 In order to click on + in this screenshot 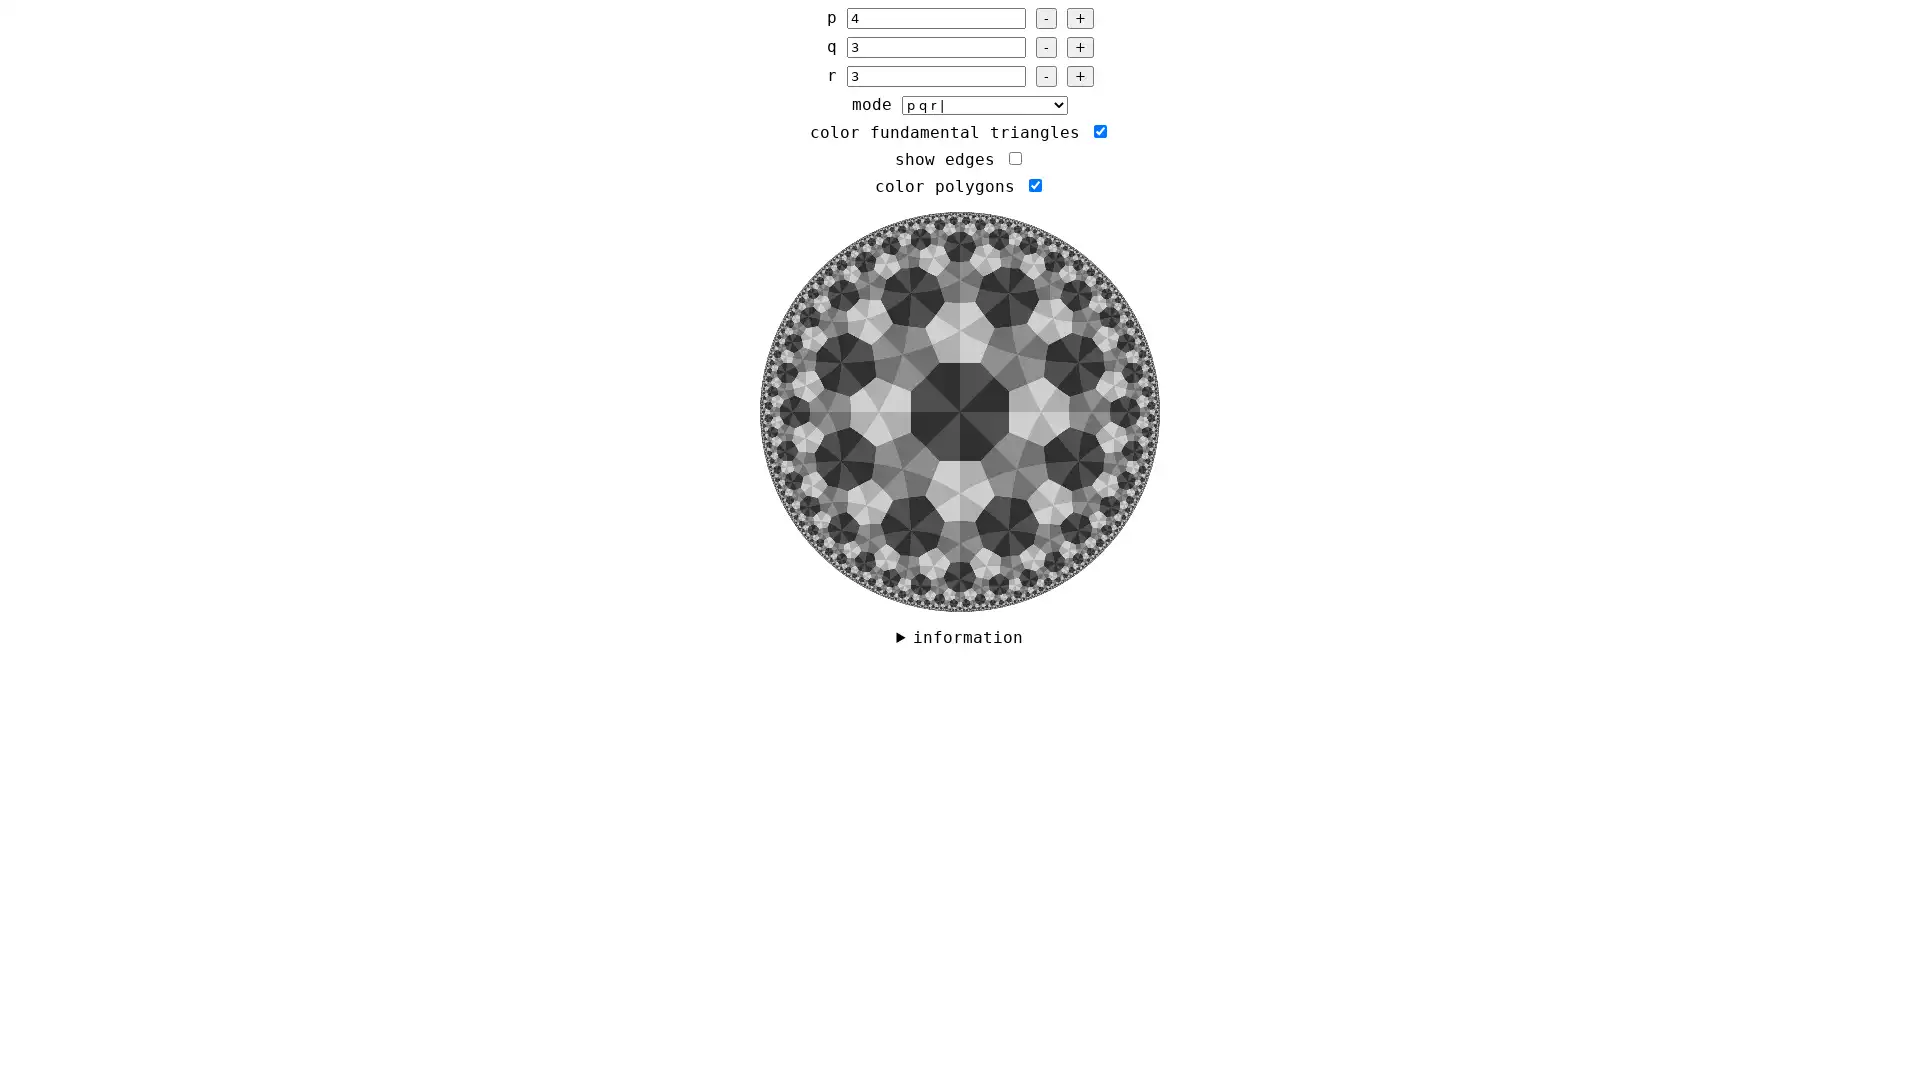, I will do `click(1078, 18)`.